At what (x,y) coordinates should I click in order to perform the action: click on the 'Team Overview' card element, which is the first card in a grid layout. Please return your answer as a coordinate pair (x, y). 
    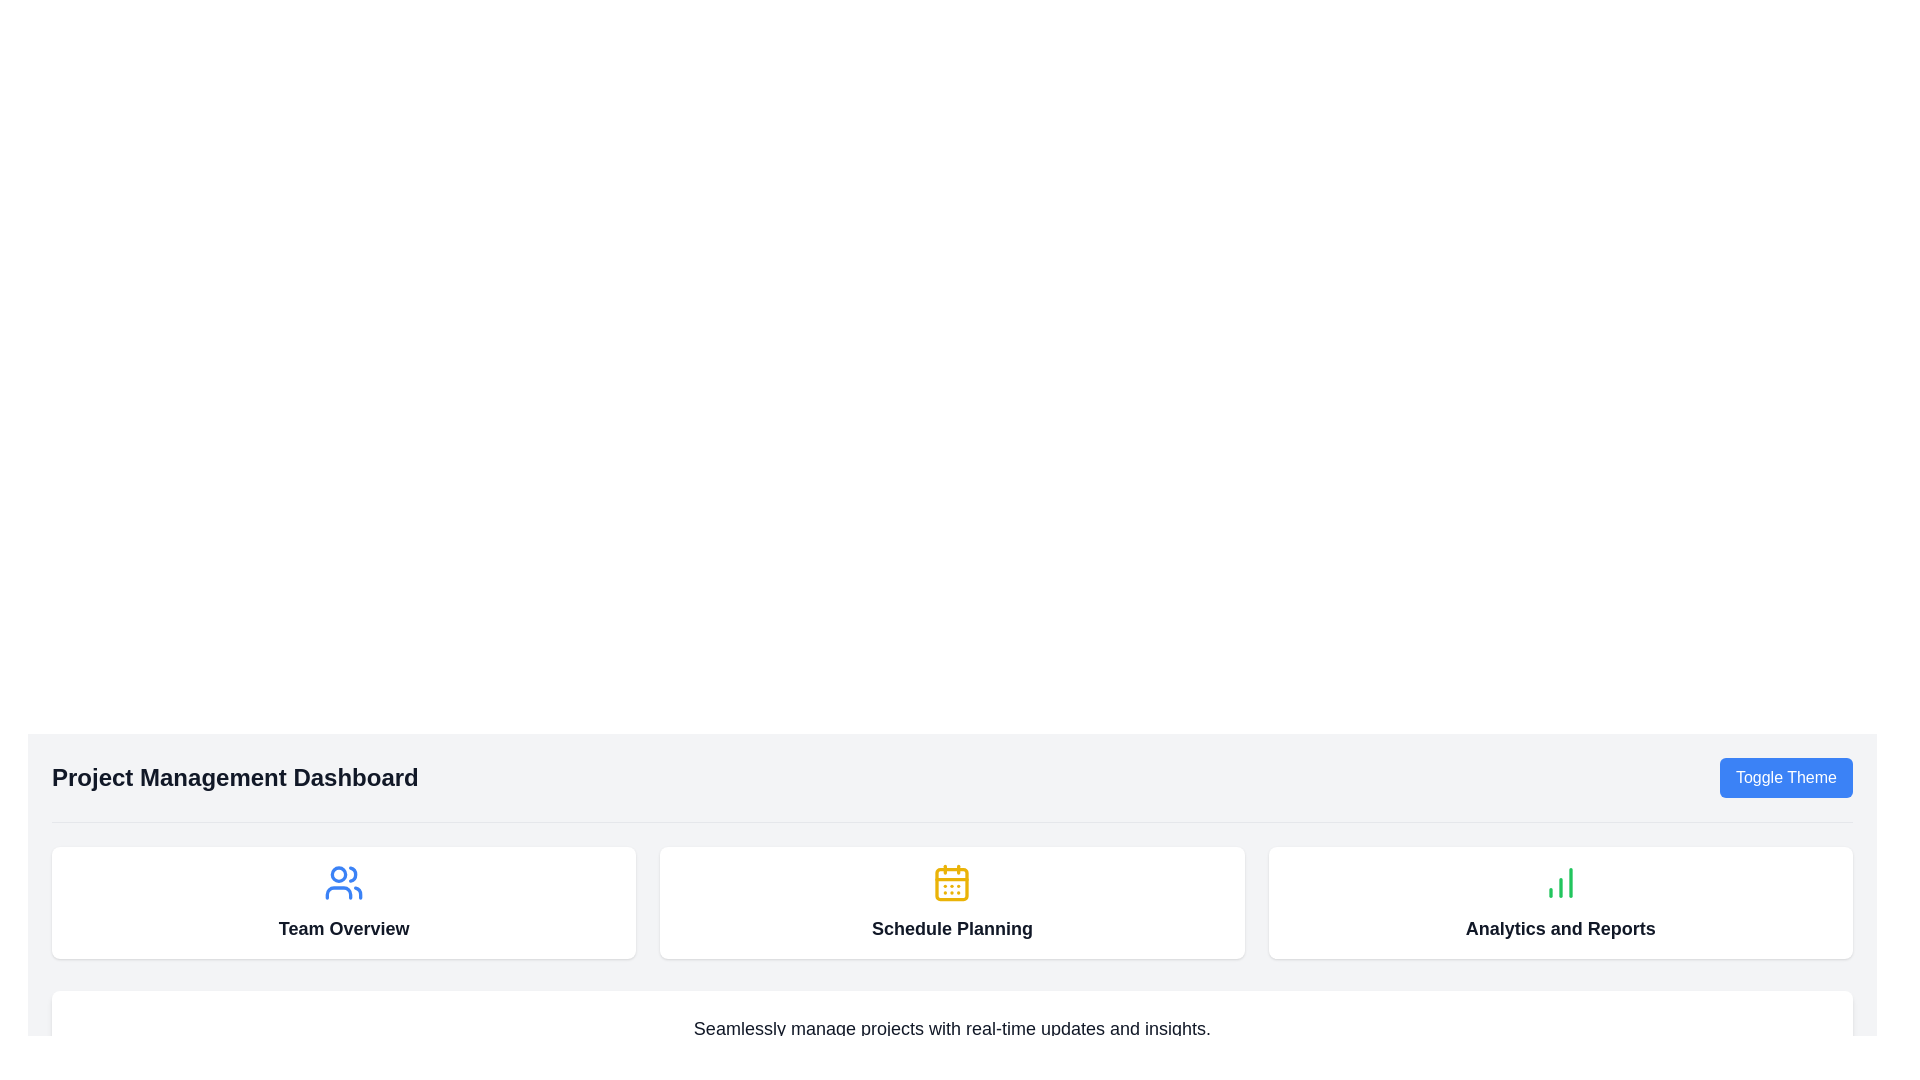
    Looking at the image, I should click on (344, 902).